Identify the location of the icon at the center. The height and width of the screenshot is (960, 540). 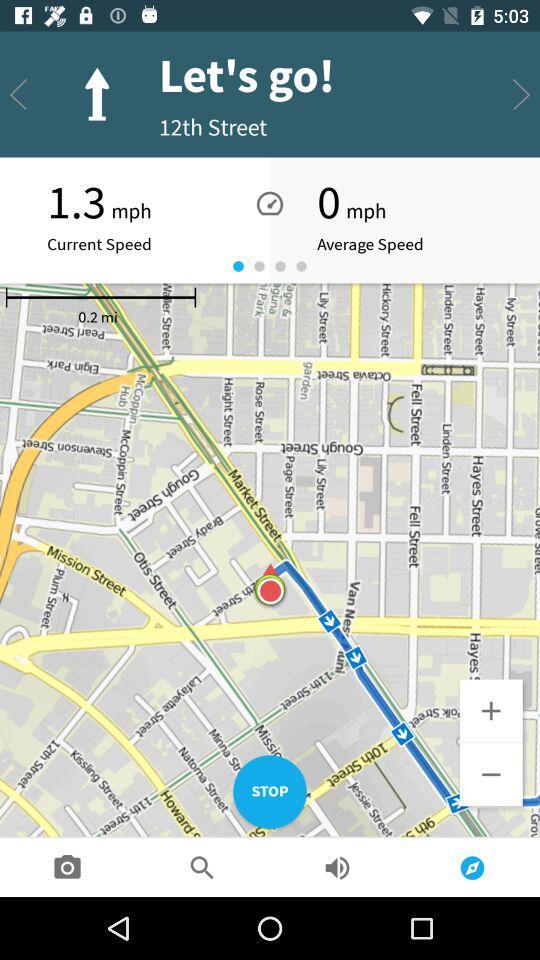
(270, 590).